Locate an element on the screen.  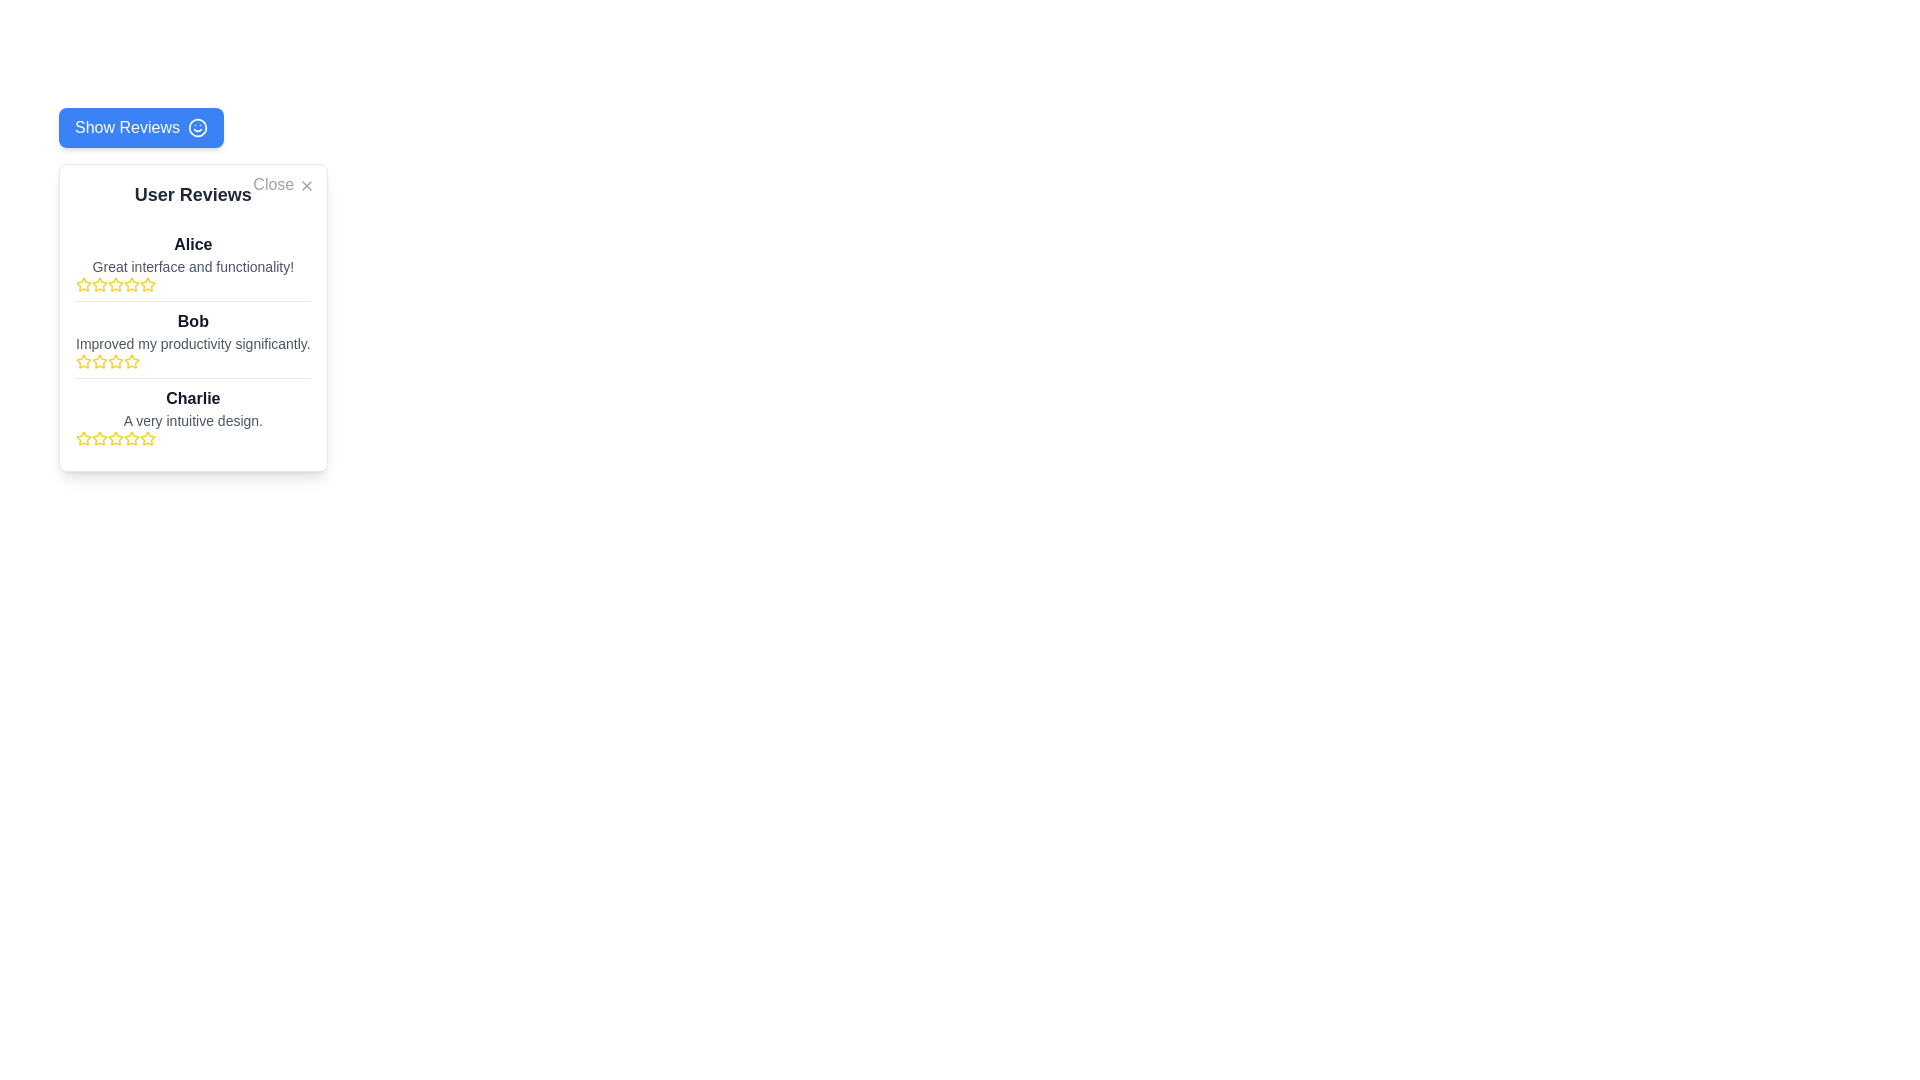
the button that toggles the visibility of the reviews section to trigger hover effects is located at coordinates (140, 127).